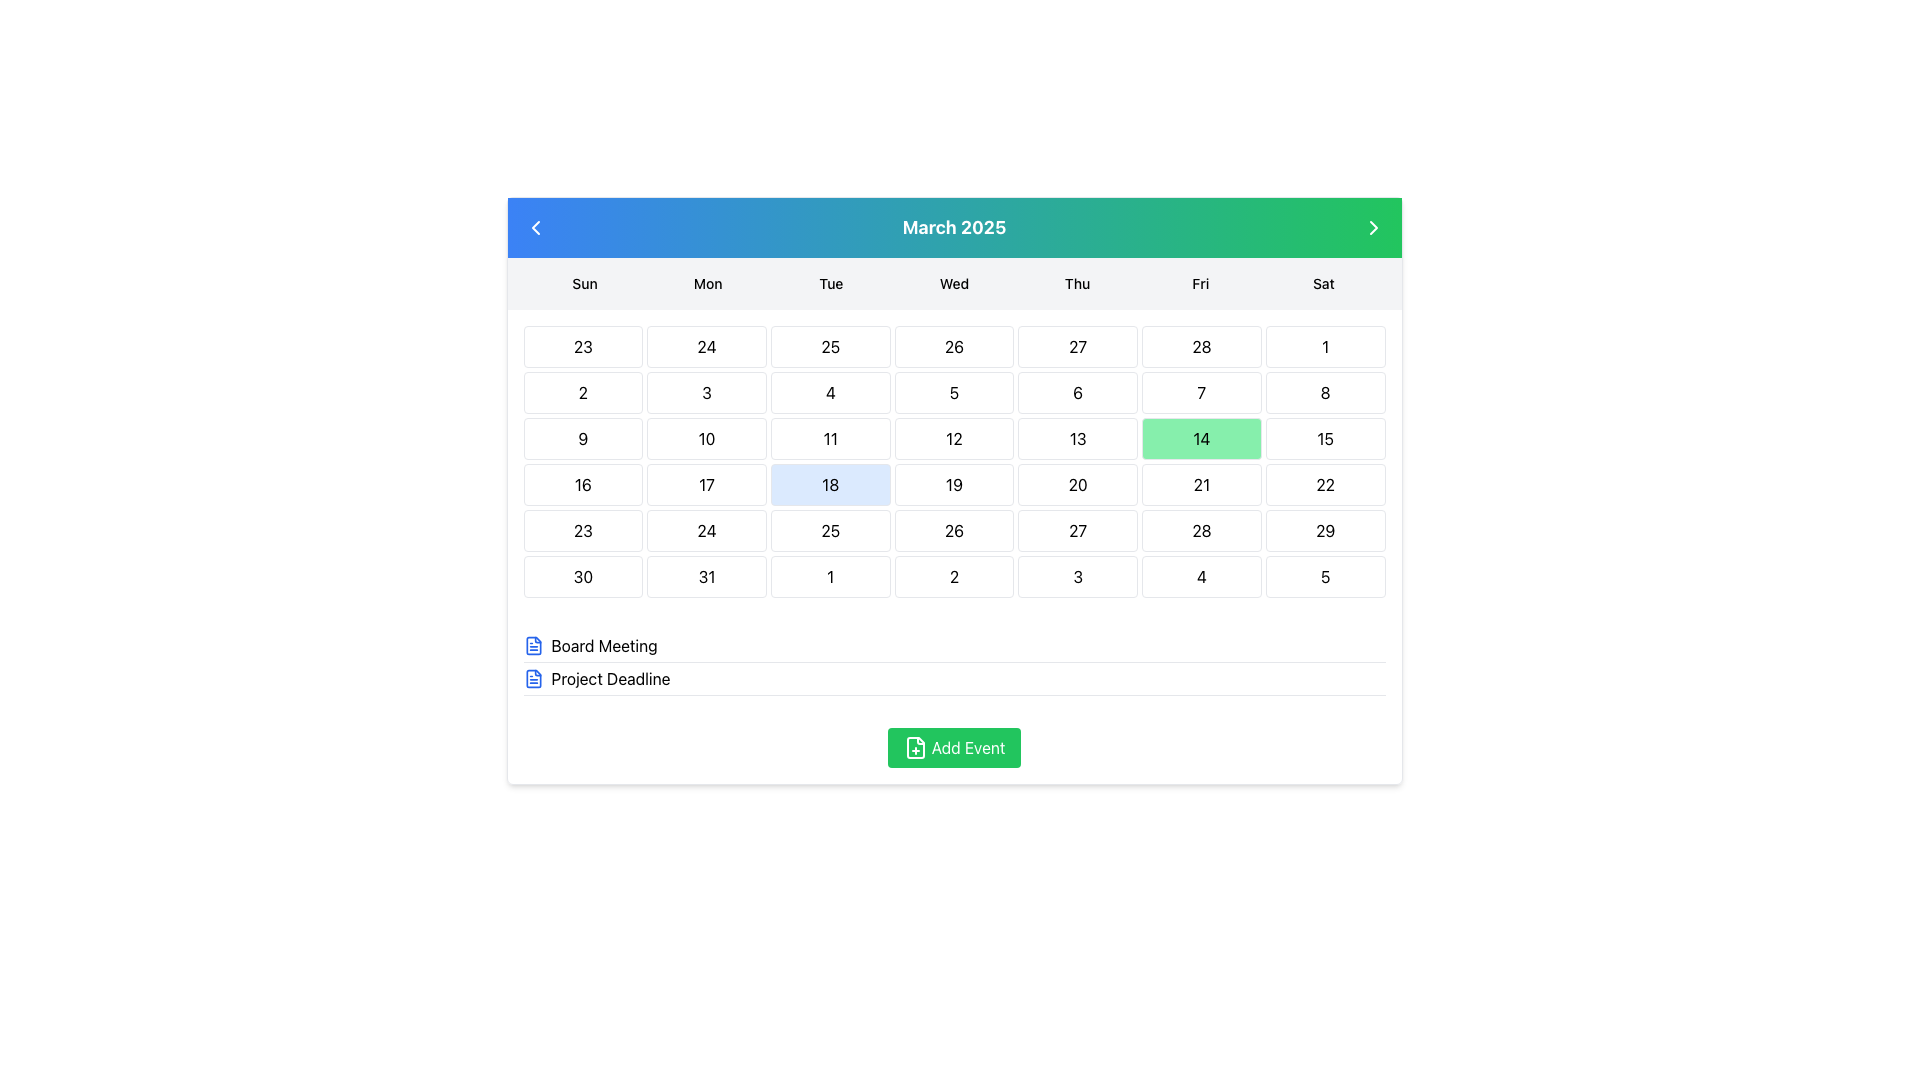 This screenshot has height=1080, width=1920. Describe the element at coordinates (1077, 485) in the screenshot. I see `to select the date in the Calendar date cell displaying the number '20', located in the fifth row and fourth column under the Thursday column` at that location.